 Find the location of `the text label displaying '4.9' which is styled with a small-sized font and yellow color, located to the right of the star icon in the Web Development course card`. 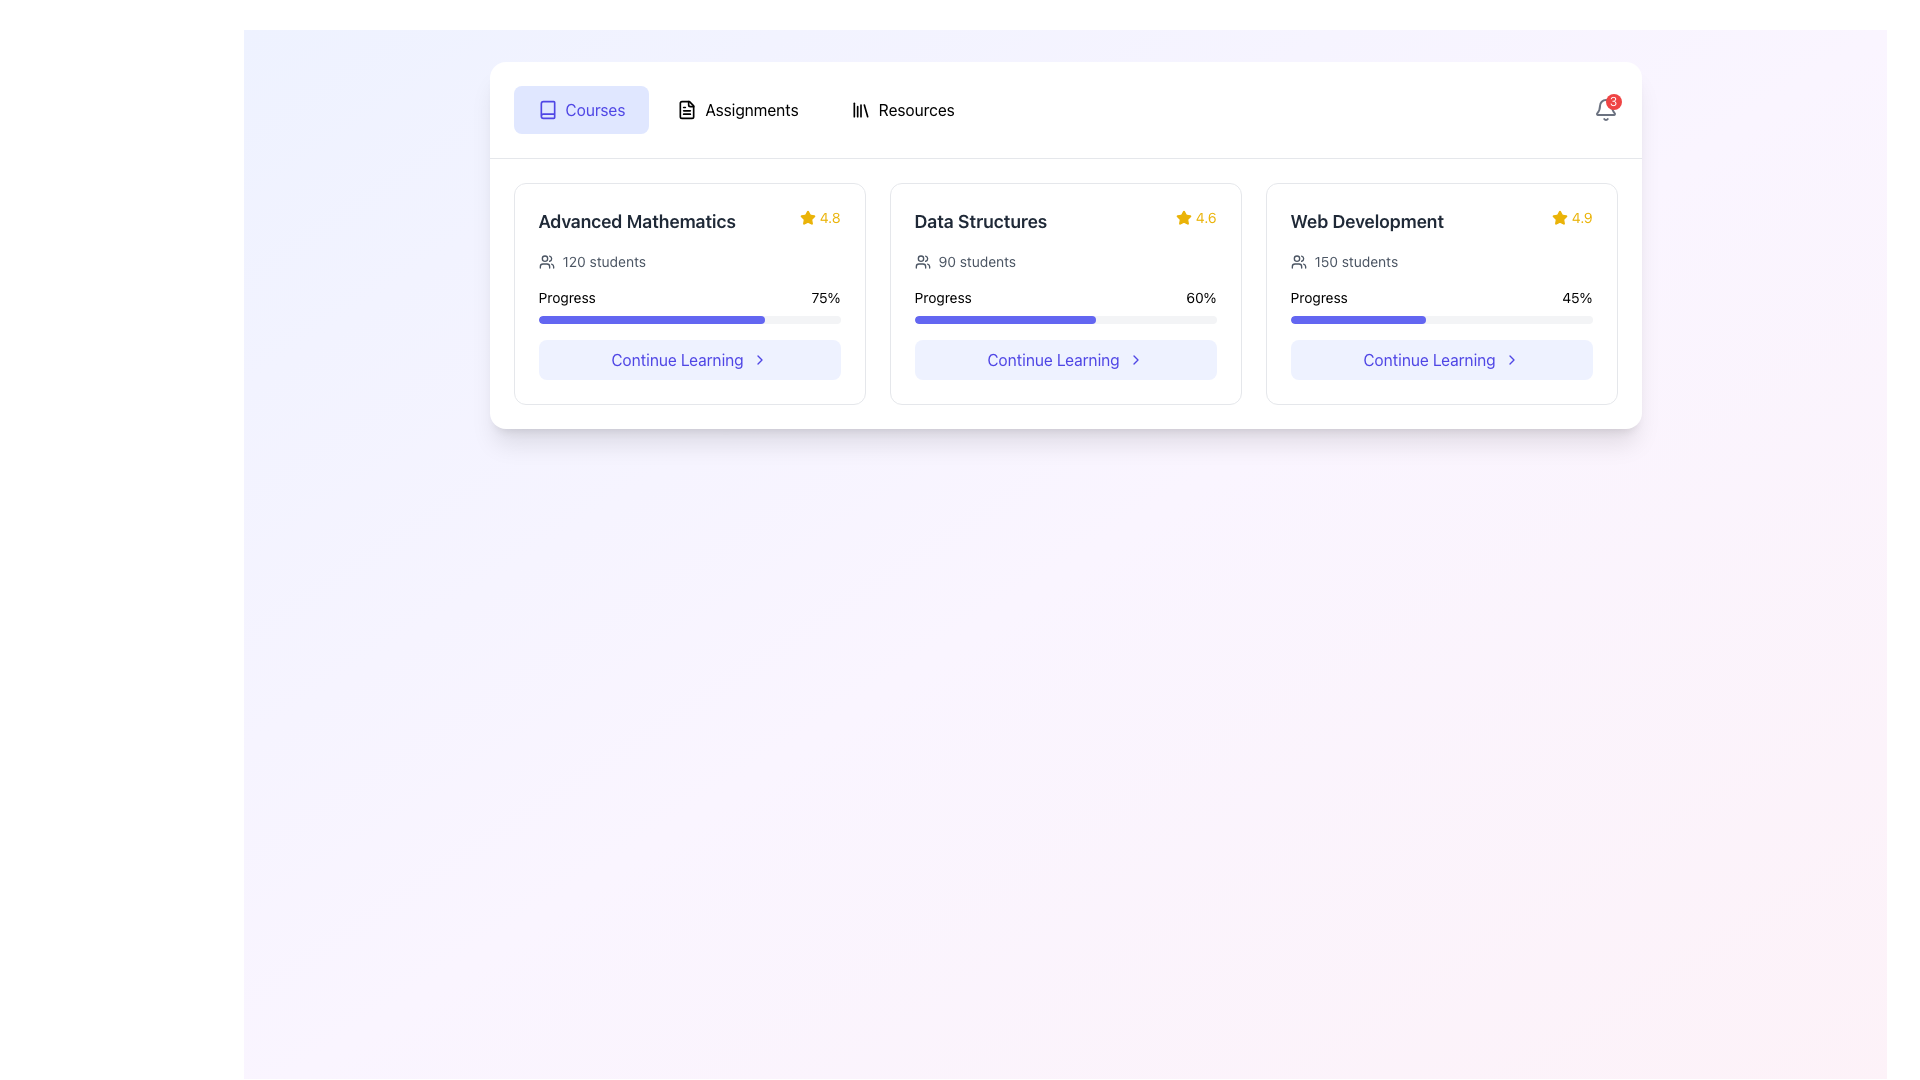

the text label displaying '4.9' which is styled with a small-sized font and yellow color, located to the right of the star icon in the Web Development course card is located at coordinates (1581, 218).